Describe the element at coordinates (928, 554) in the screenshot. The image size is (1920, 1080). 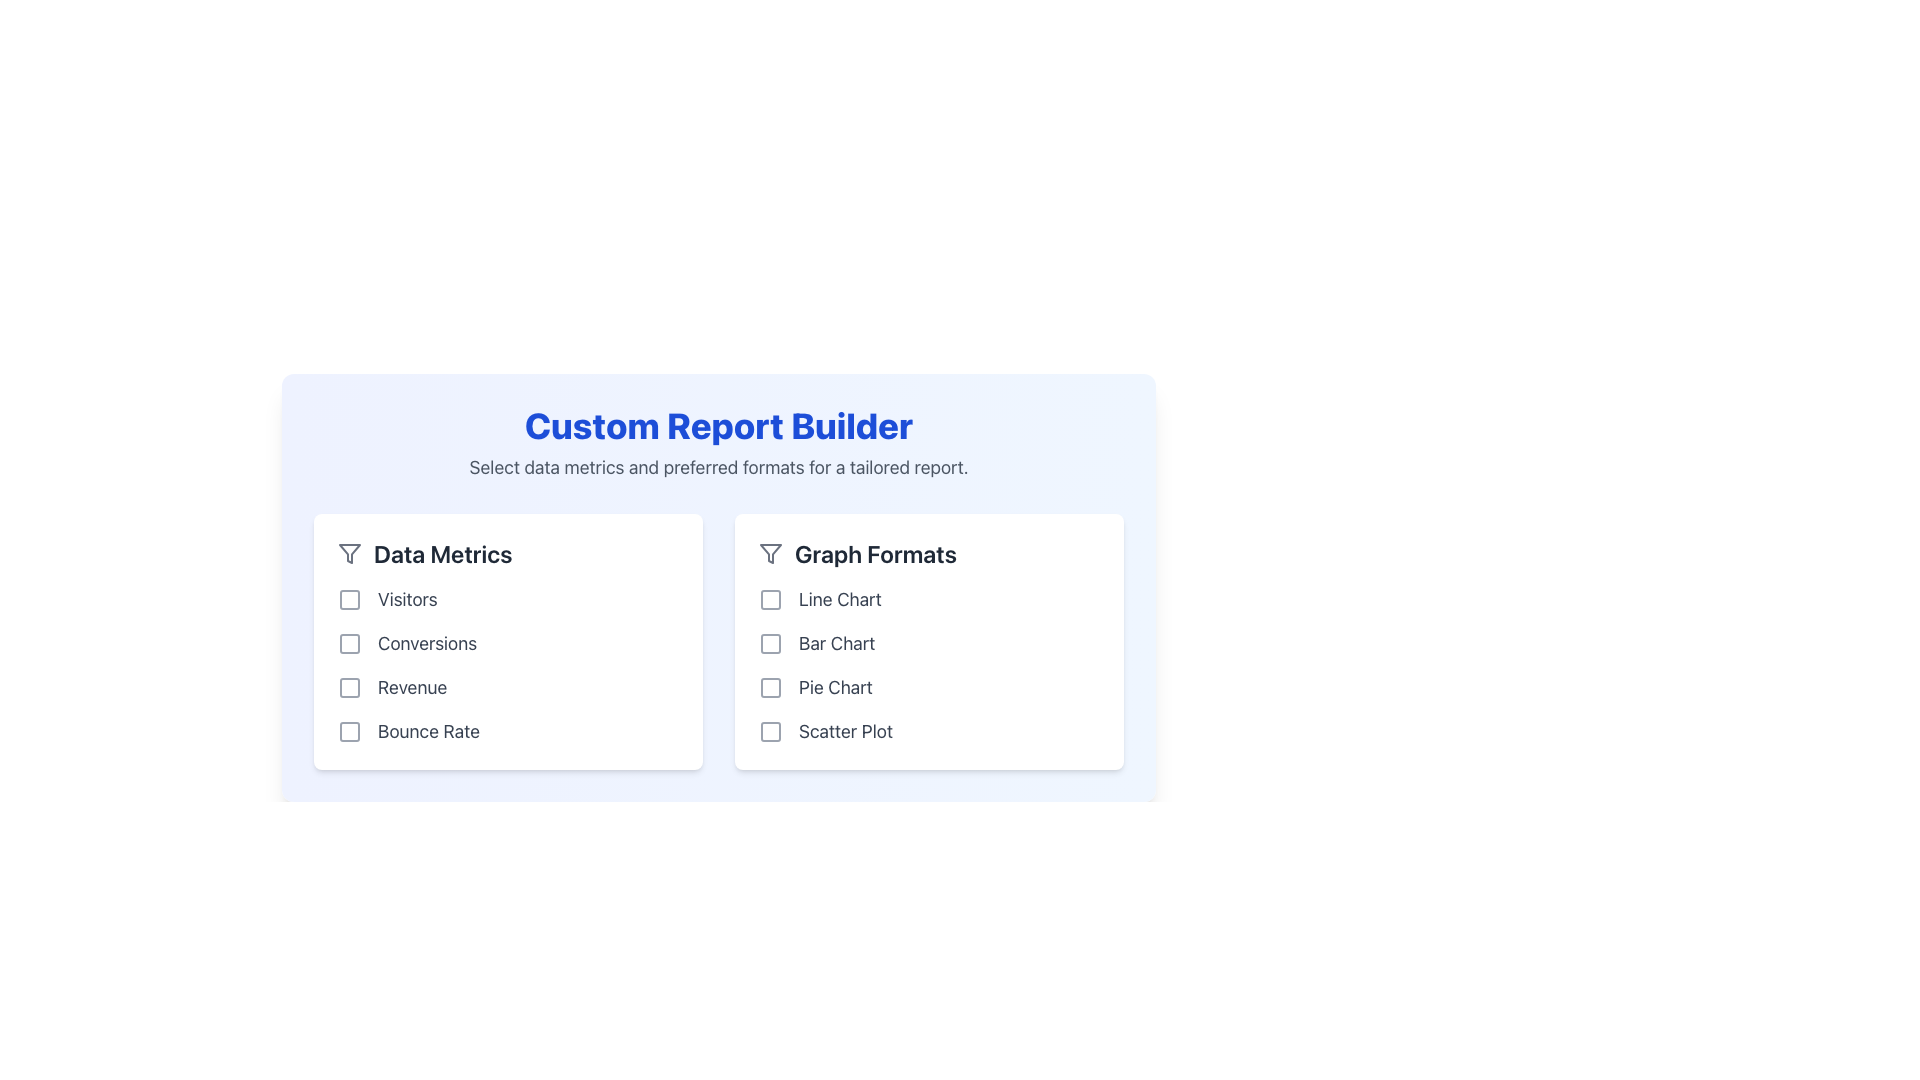
I see `the text header 'Graph Formats' with a decorative filter icon, located in the right panel of the Custom Report Builder layout` at that location.